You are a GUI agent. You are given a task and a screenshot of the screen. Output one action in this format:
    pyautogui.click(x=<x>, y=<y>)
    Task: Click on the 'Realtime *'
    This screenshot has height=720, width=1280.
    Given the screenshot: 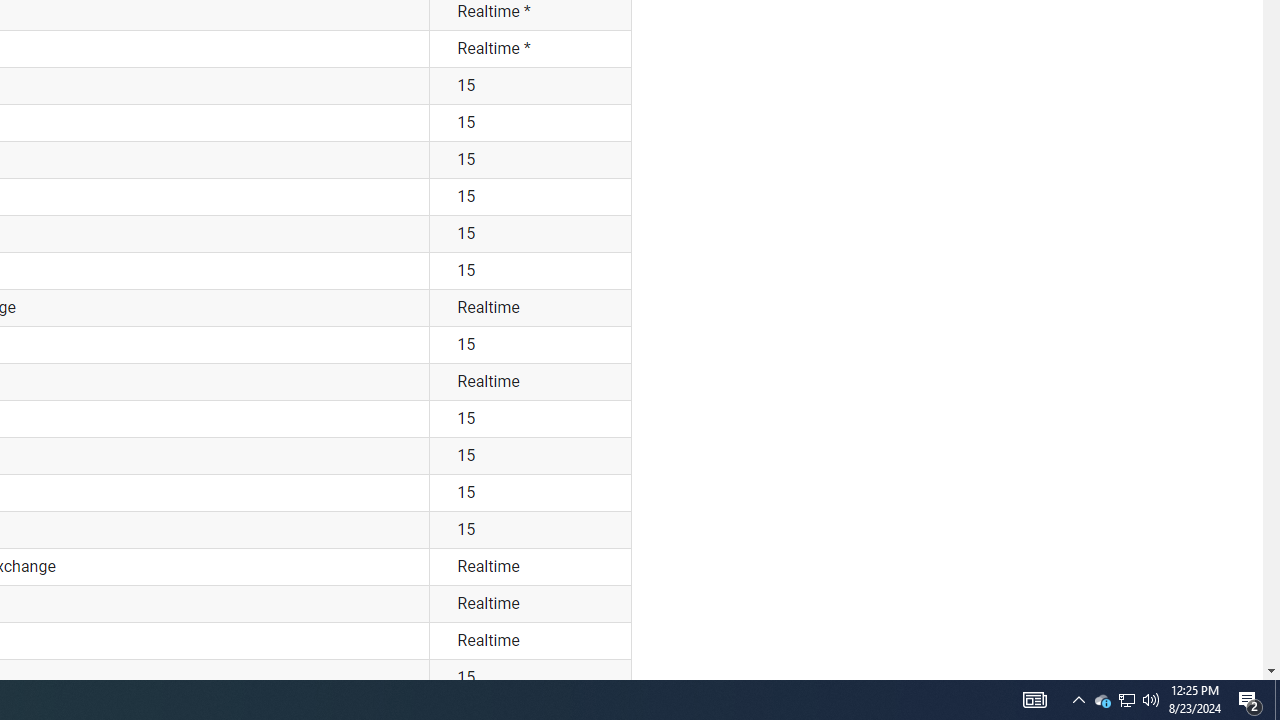 What is the action you would take?
    pyautogui.click(x=529, y=47)
    